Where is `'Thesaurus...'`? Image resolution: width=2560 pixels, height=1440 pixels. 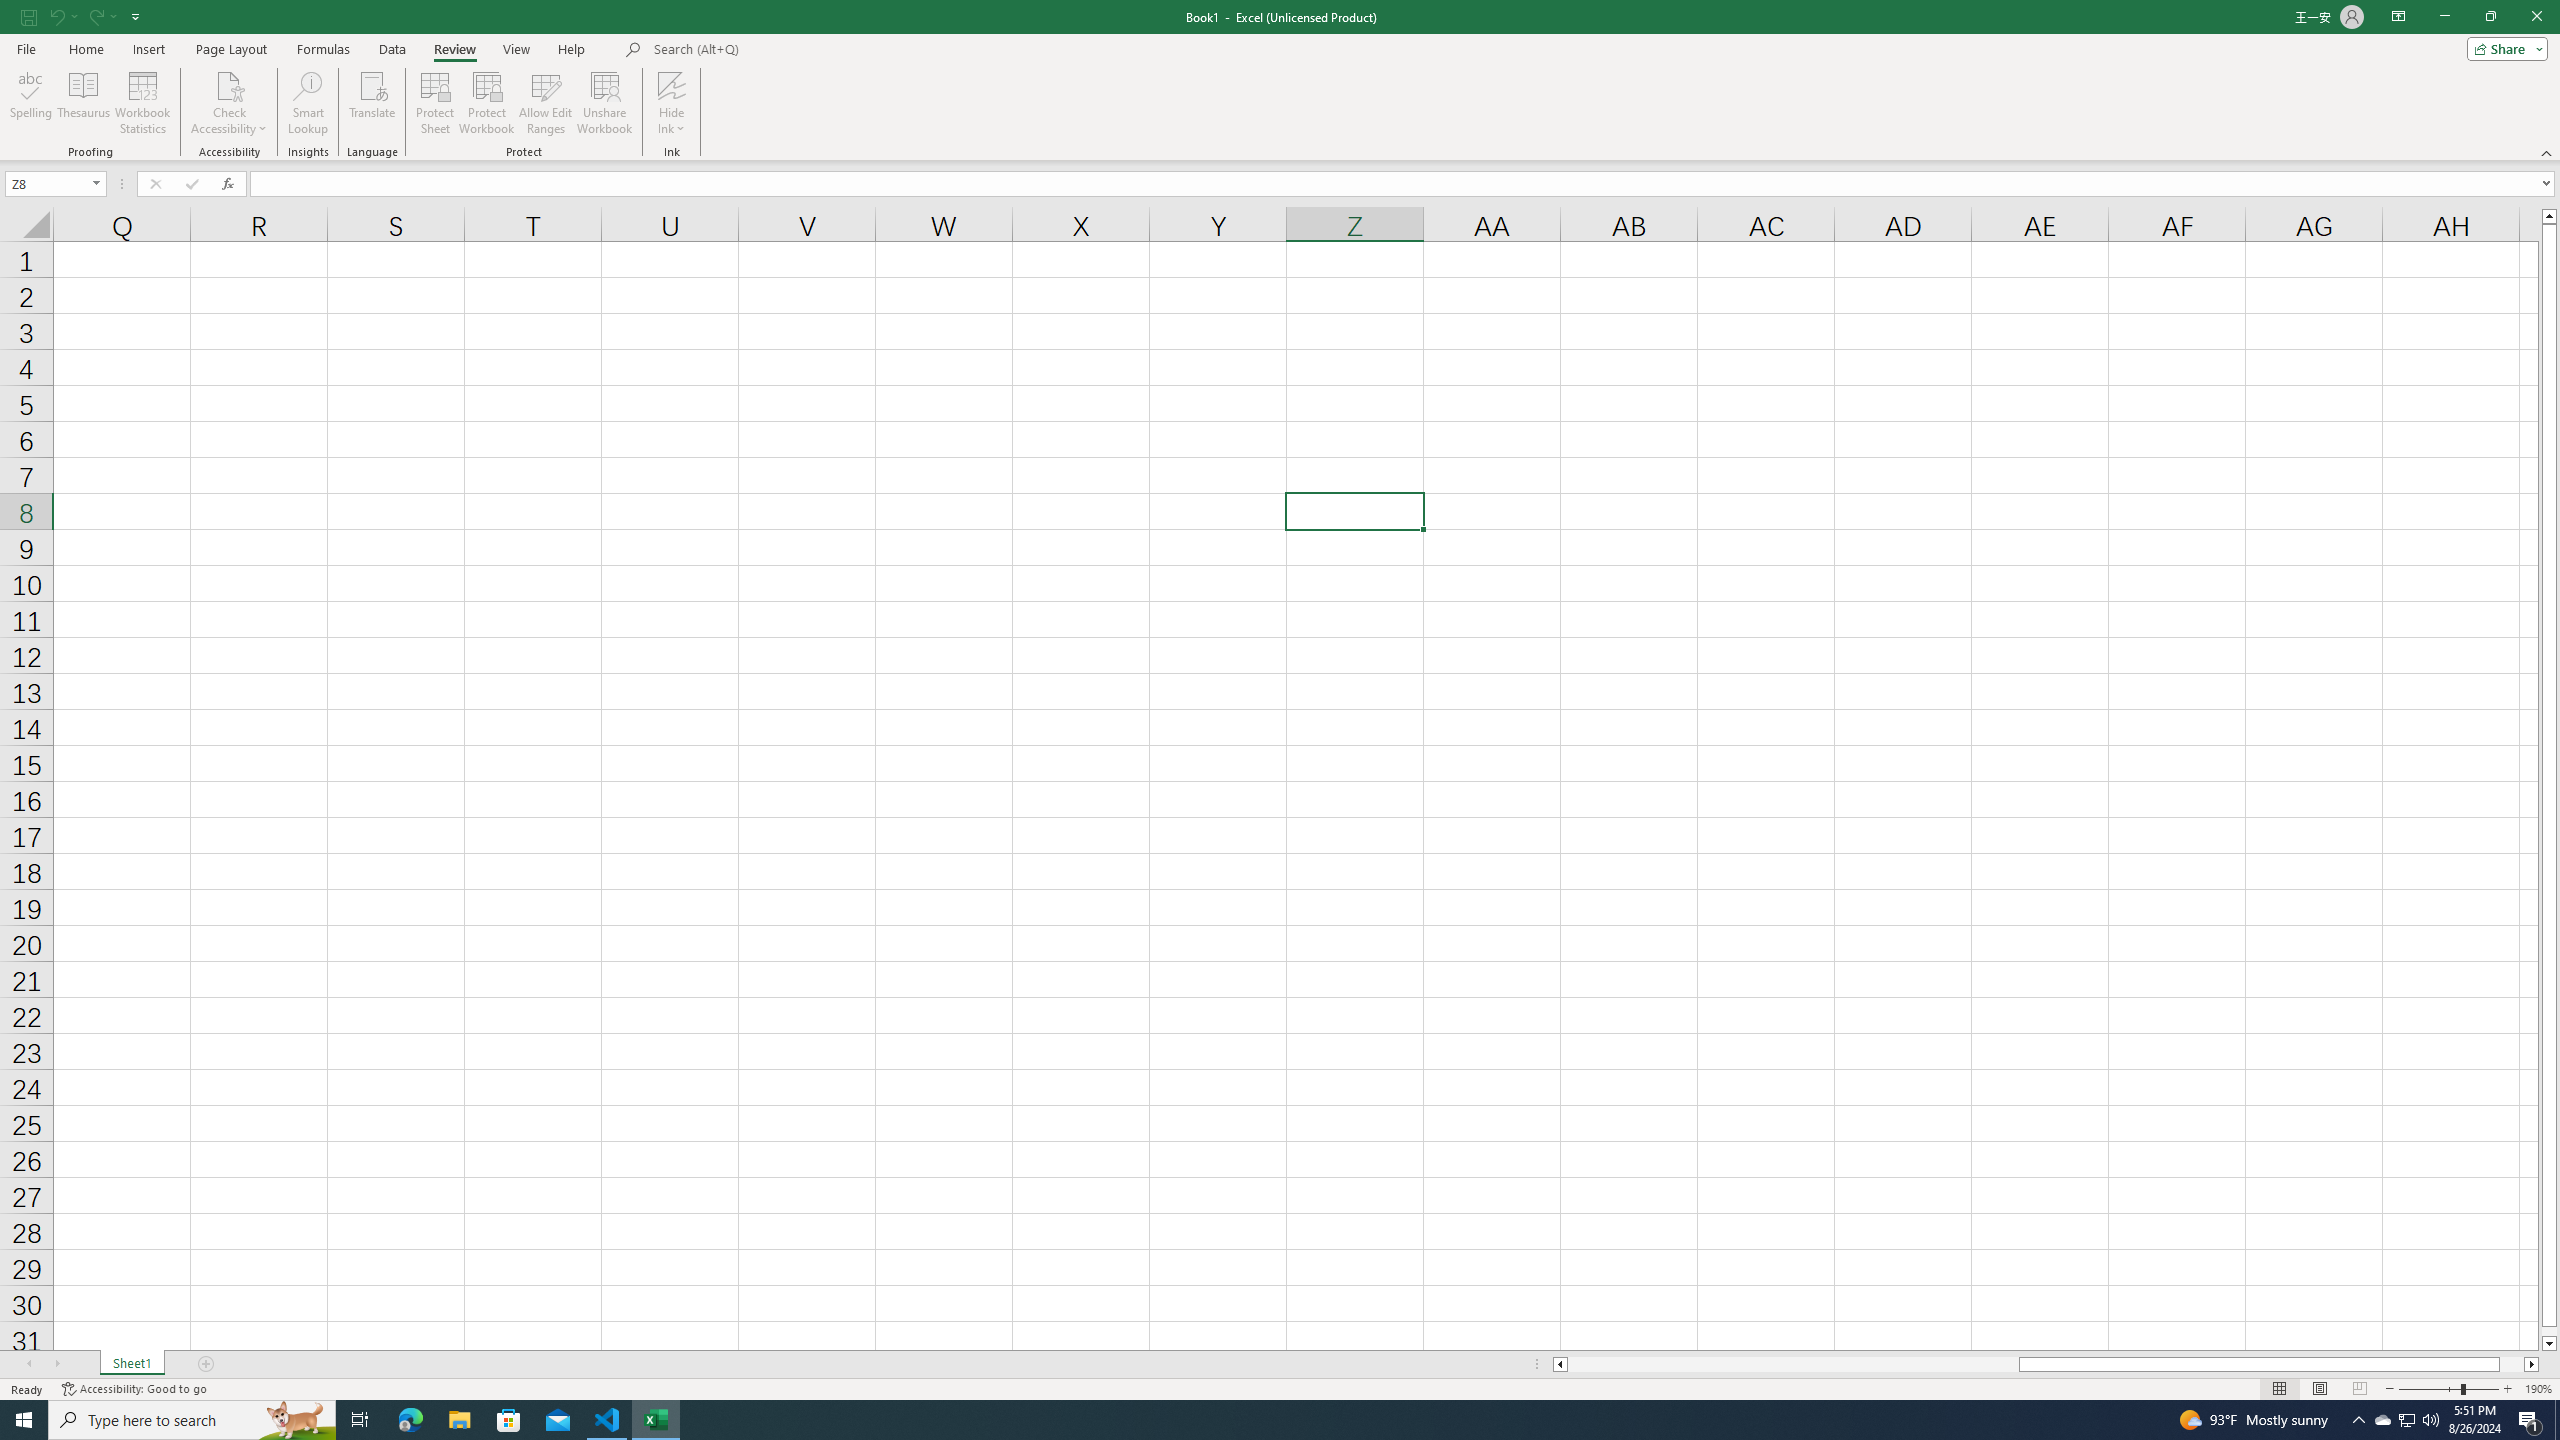 'Thesaurus...' is located at coordinates (82, 103).